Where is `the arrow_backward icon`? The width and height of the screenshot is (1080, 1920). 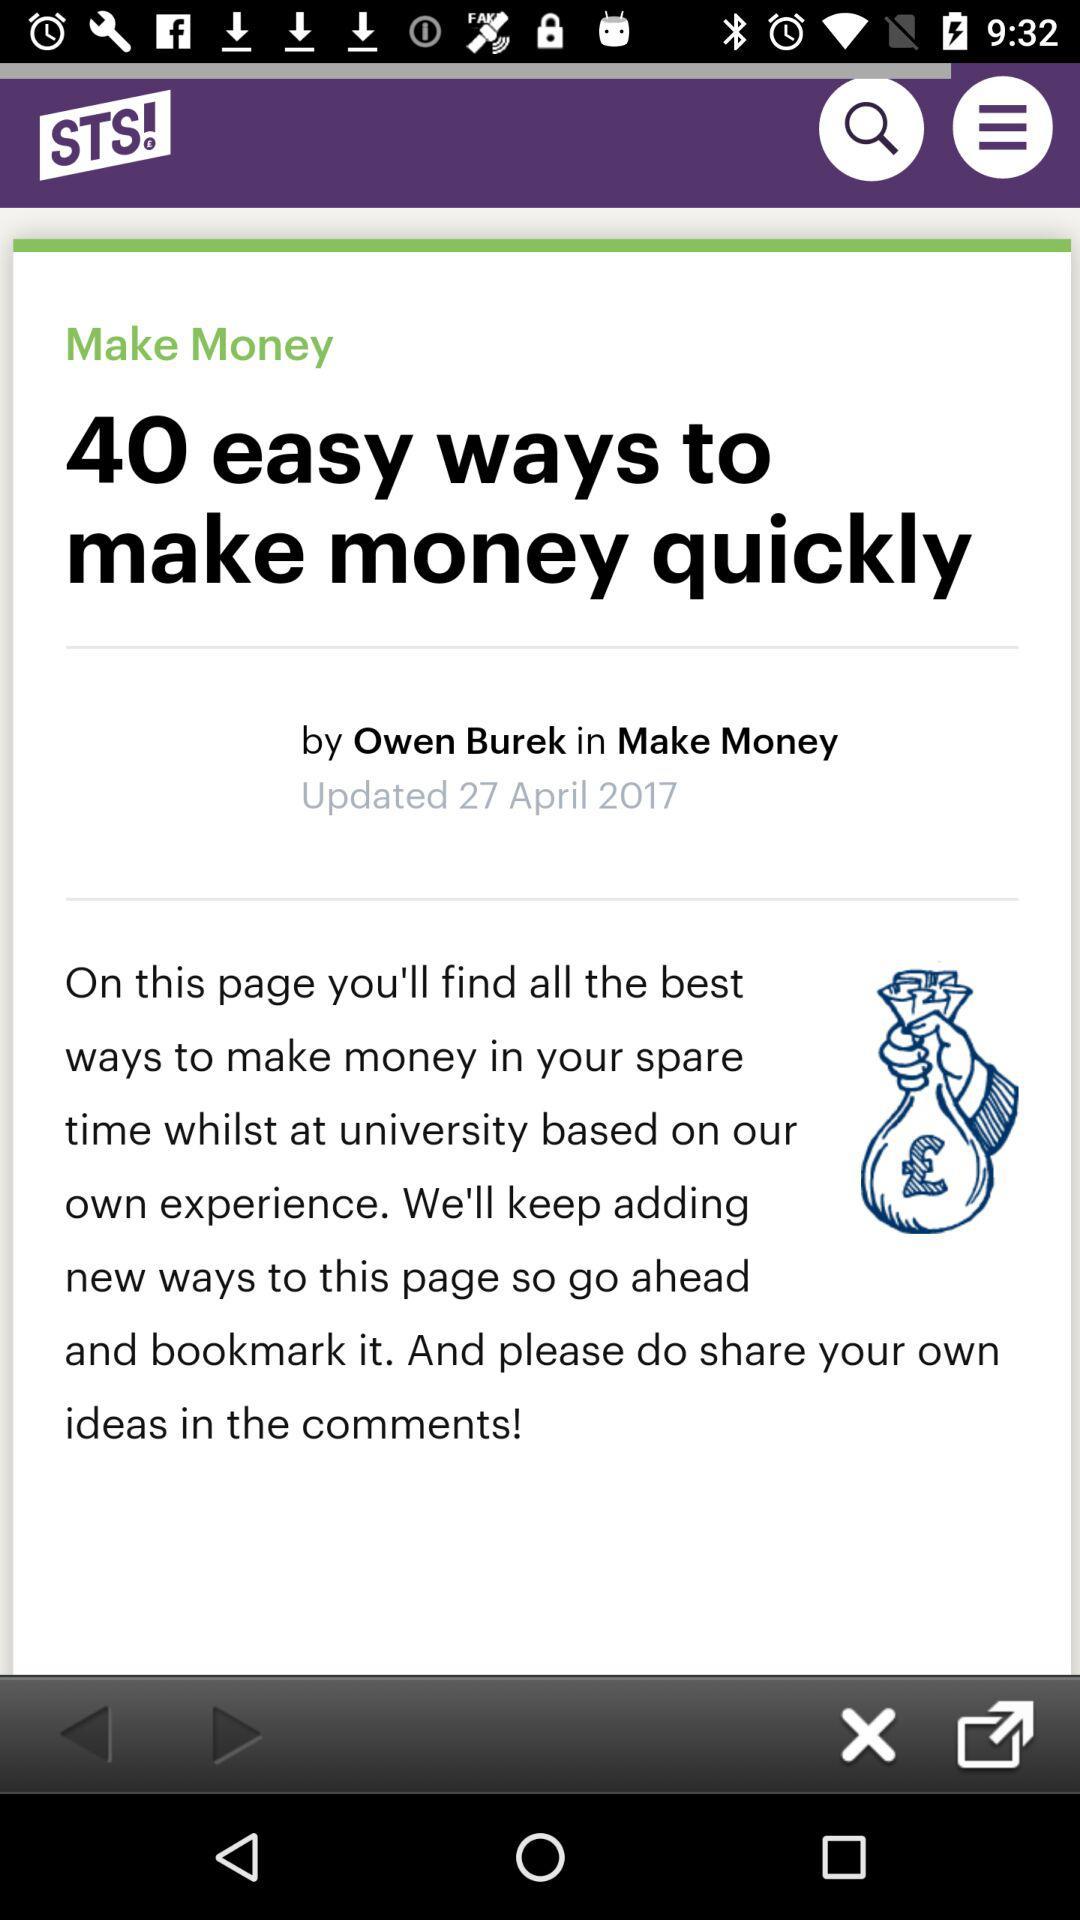 the arrow_backward icon is located at coordinates (62, 1733).